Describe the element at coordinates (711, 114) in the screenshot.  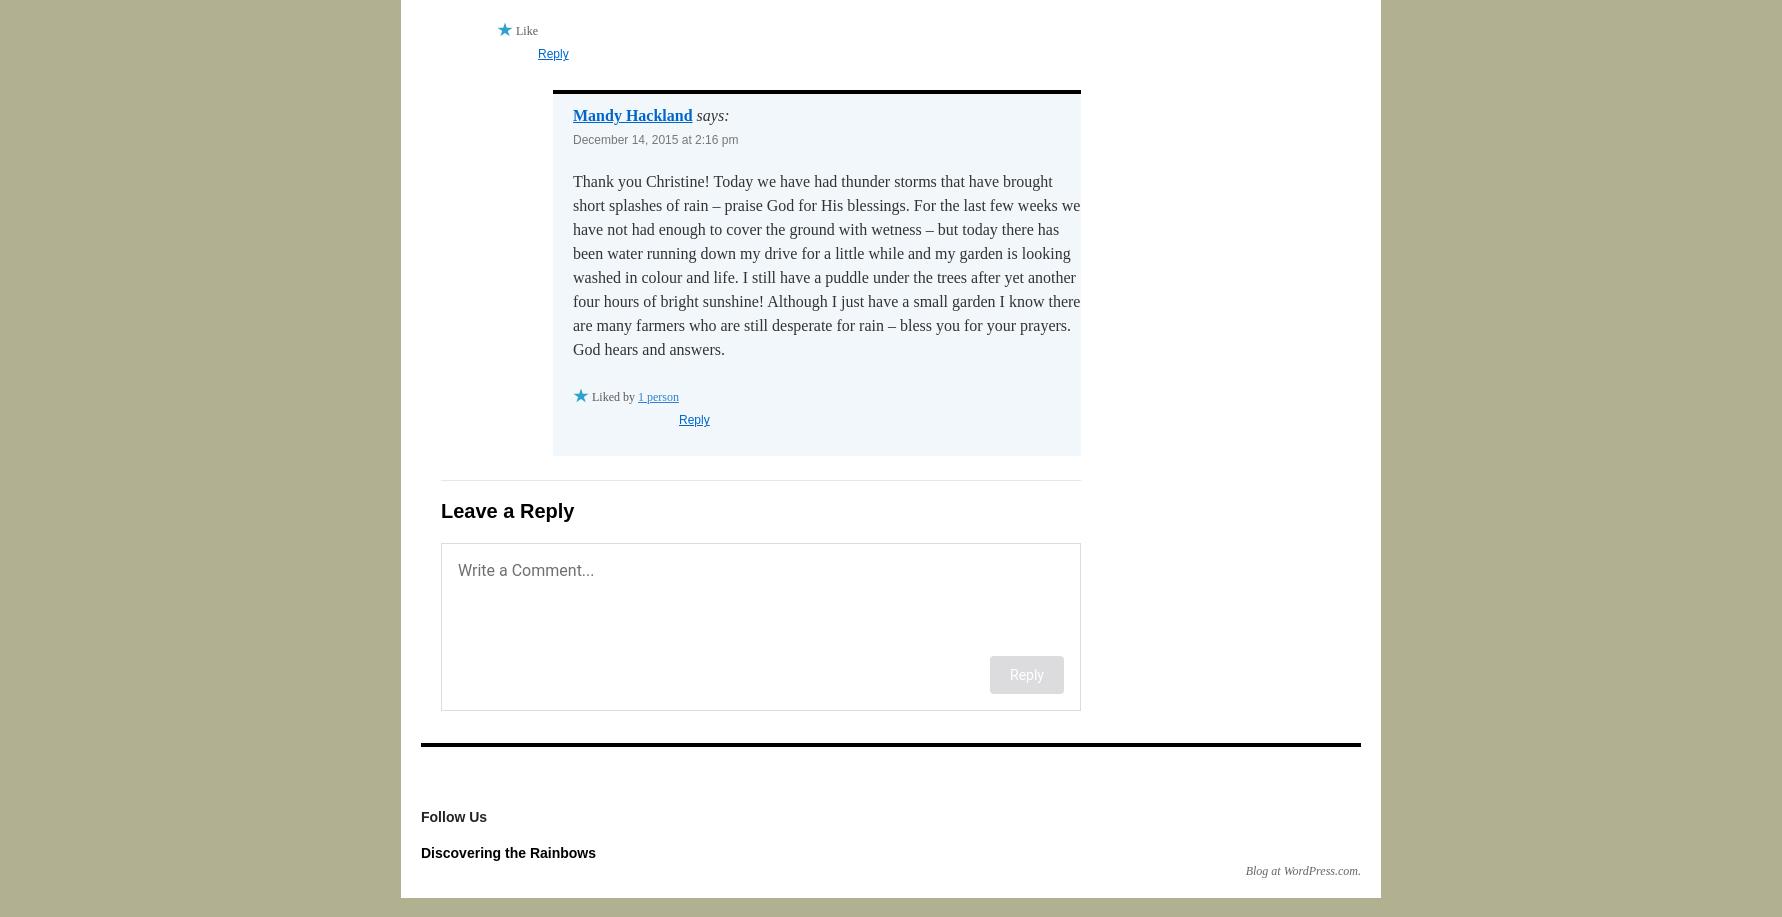
I see `'says:'` at that location.